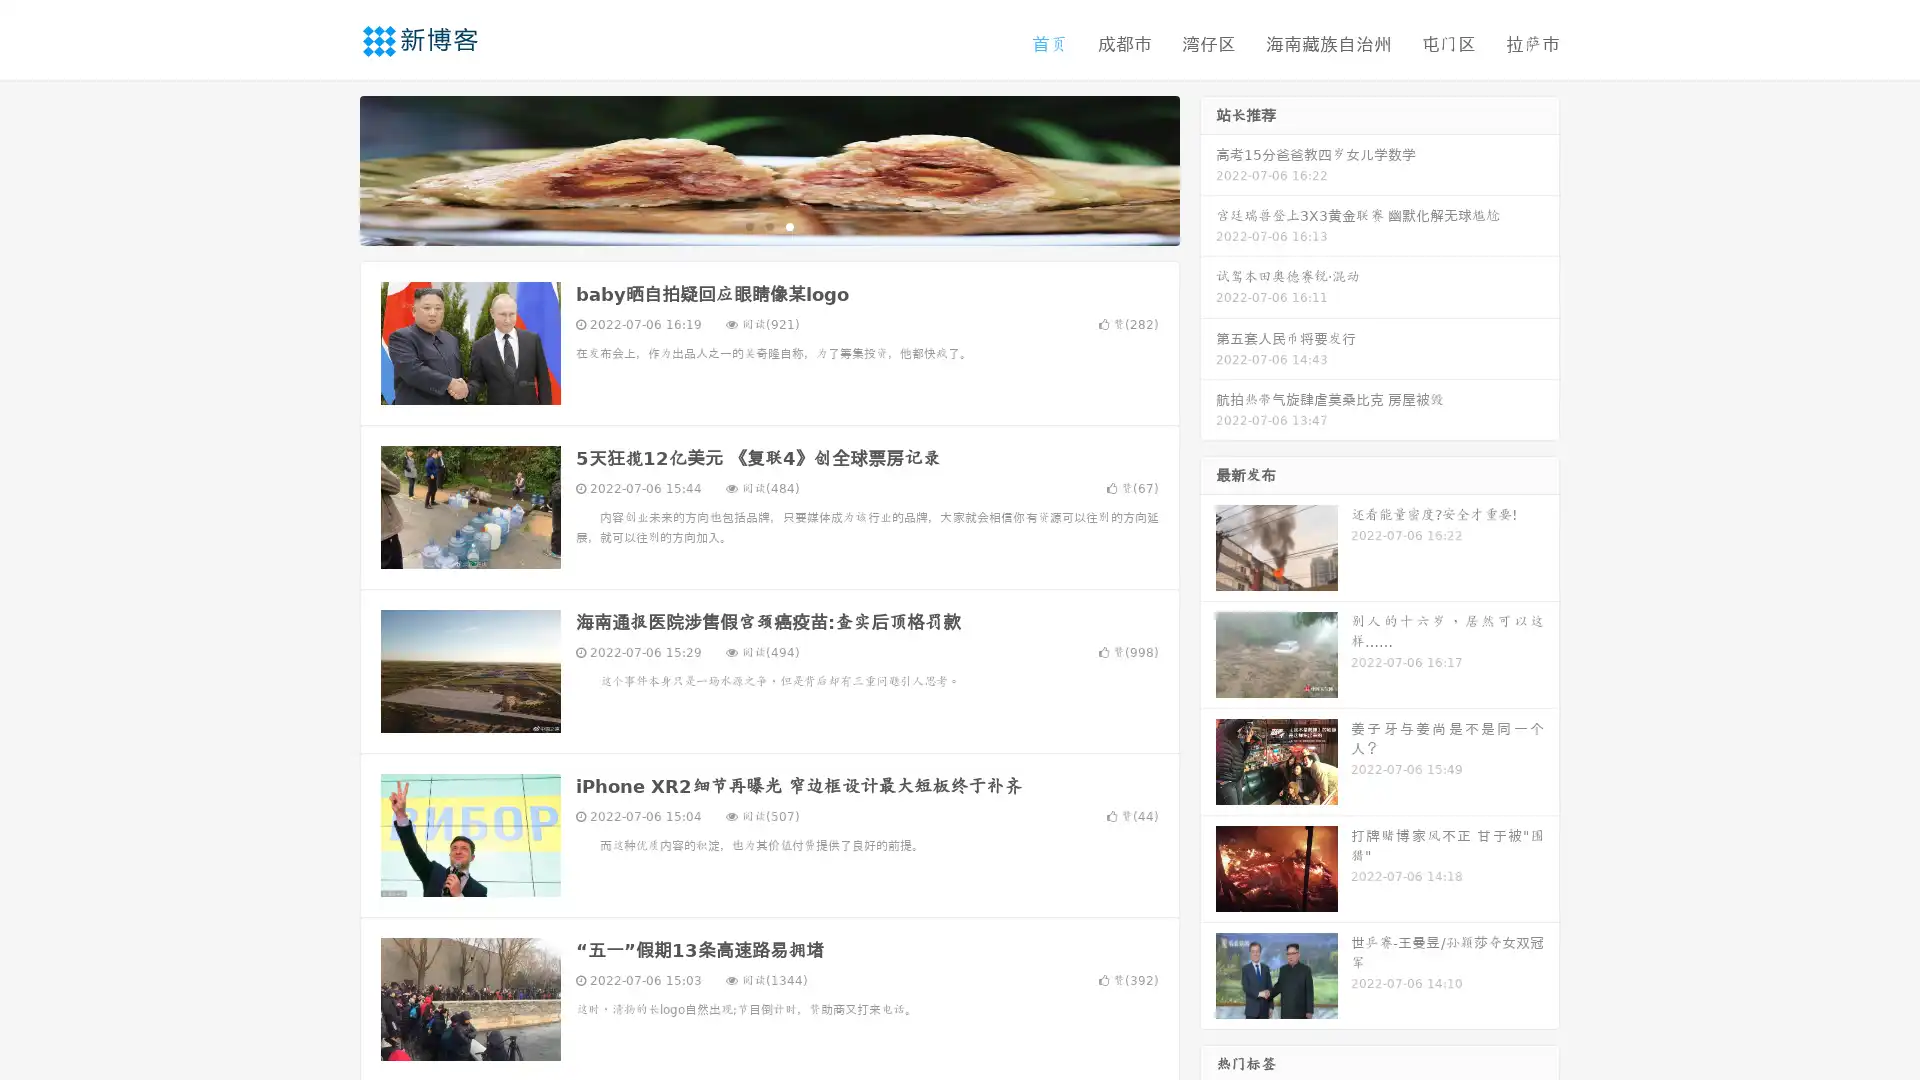 The image size is (1920, 1080). What do you see at coordinates (768, 225) in the screenshot?
I see `Go to slide 2` at bounding box center [768, 225].